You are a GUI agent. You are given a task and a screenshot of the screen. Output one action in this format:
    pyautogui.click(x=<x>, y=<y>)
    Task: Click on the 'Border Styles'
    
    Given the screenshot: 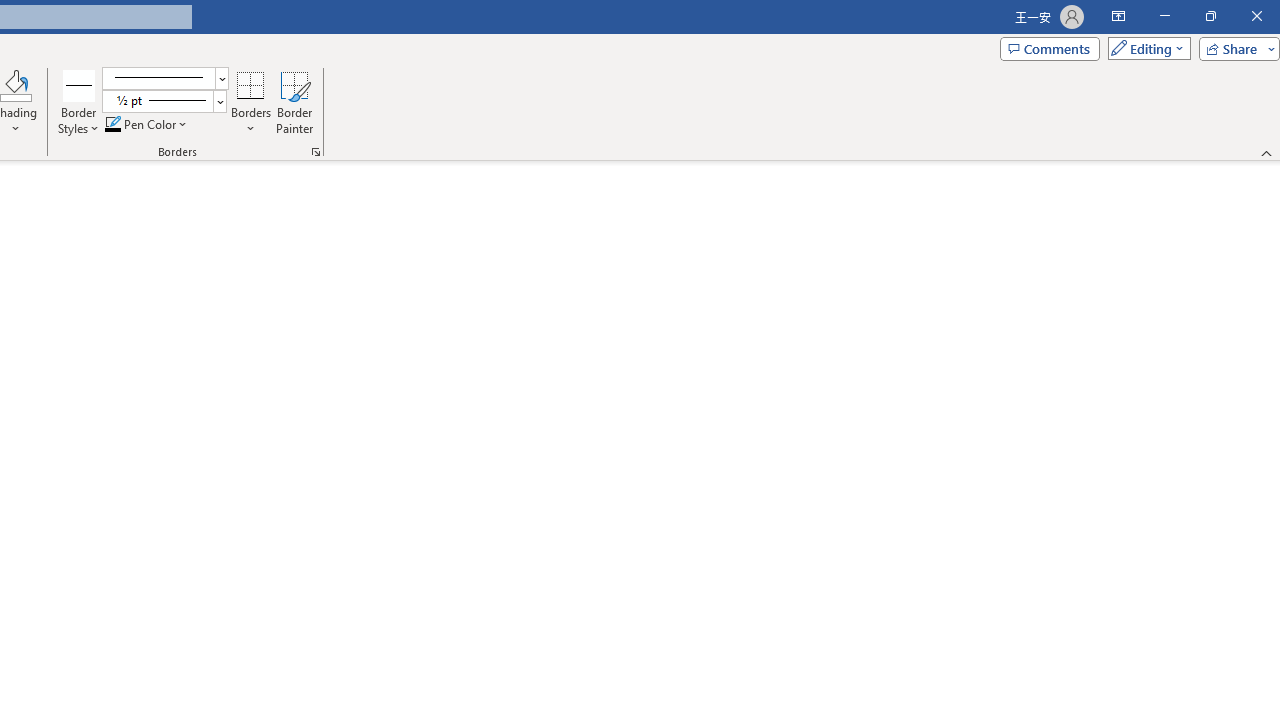 What is the action you would take?
    pyautogui.click(x=79, y=84)
    